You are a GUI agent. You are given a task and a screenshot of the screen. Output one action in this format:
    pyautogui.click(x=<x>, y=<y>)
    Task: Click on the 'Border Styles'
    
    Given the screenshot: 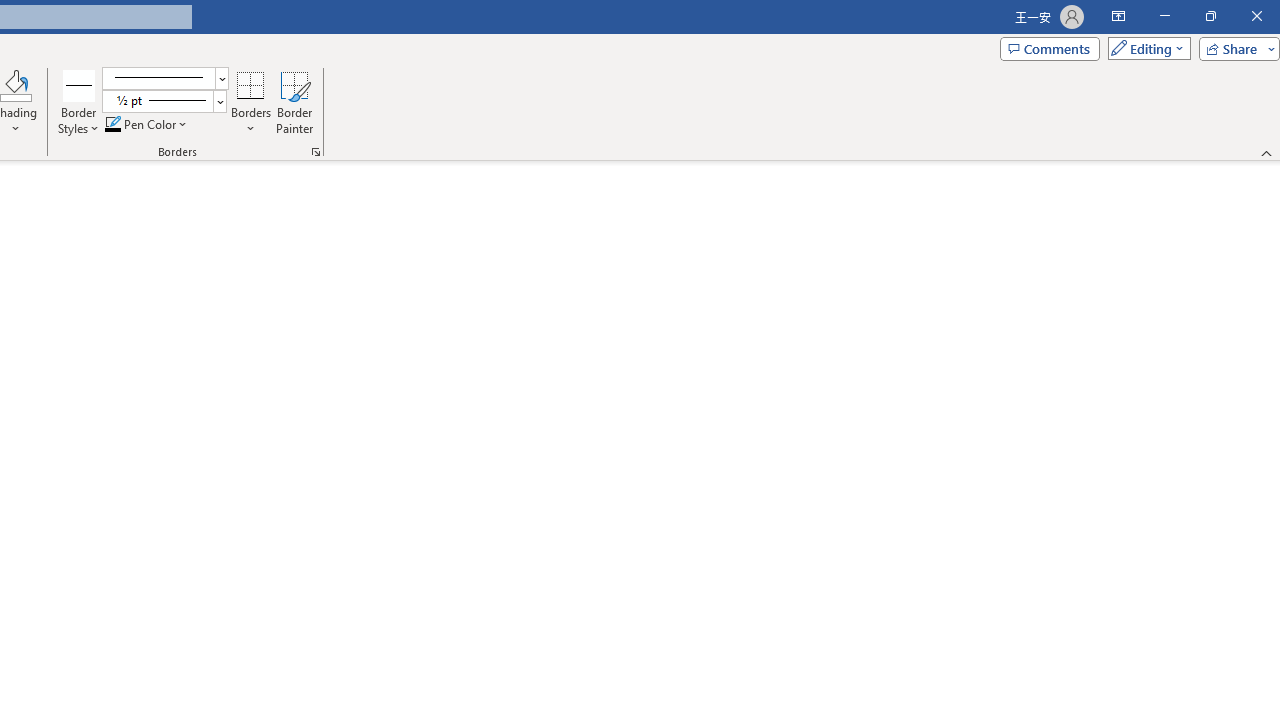 What is the action you would take?
    pyautogui.click(x=79, y=84)
    